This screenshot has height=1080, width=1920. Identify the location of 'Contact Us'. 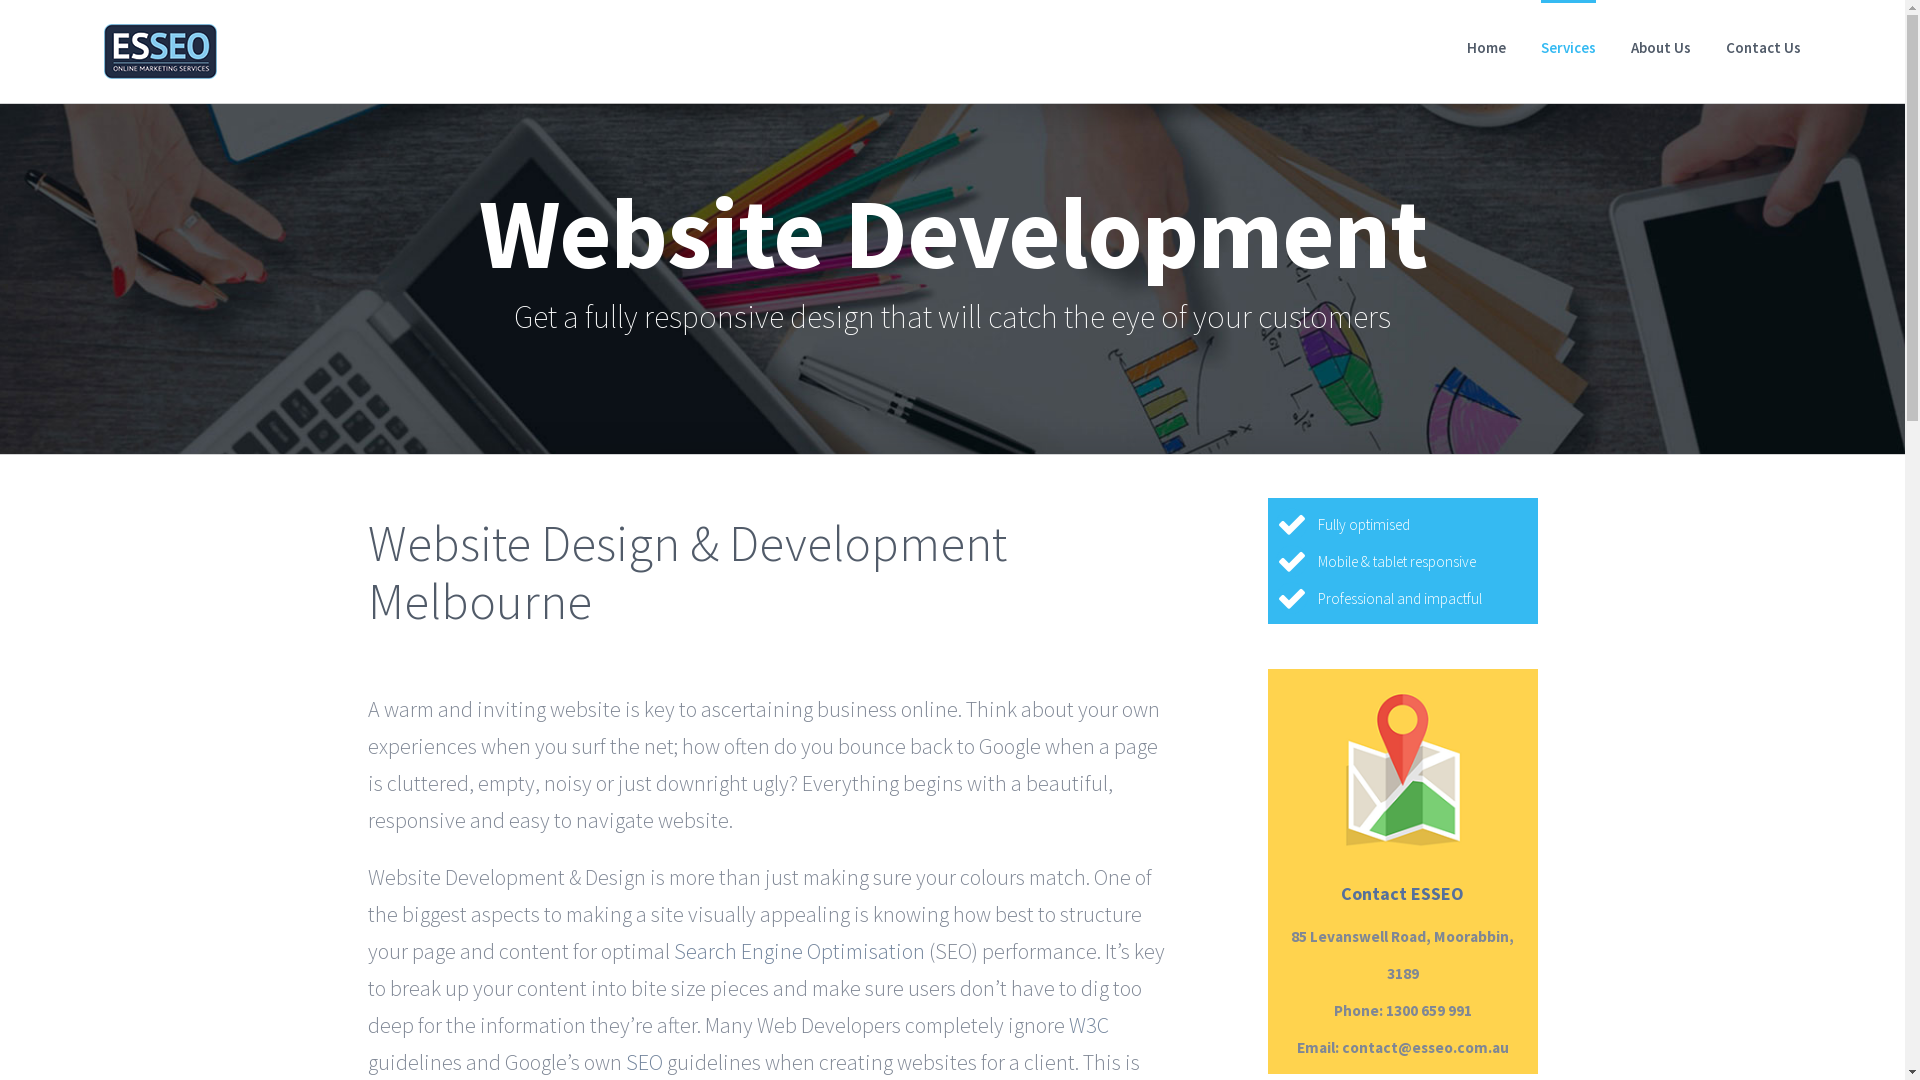
(1763, 45).